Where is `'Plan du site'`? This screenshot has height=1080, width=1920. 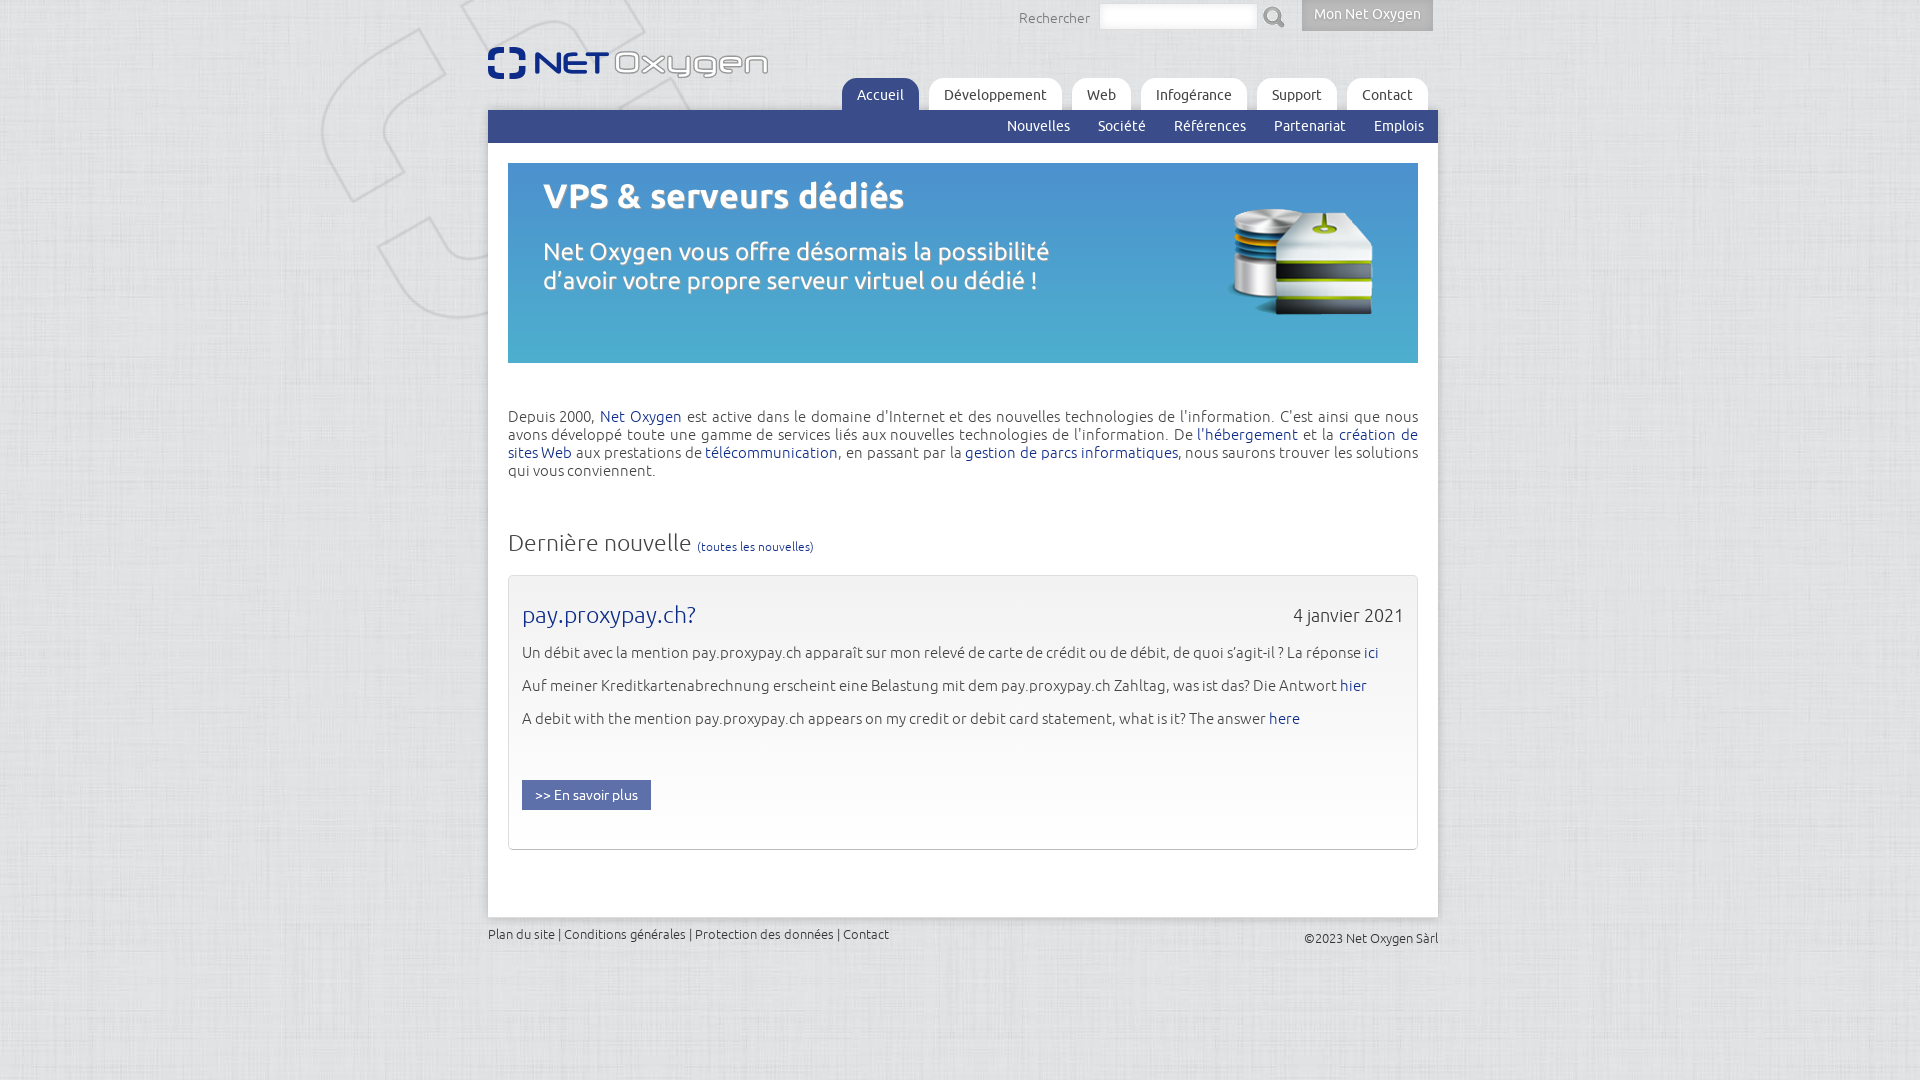 'Plan du site' is located at coordinates (488, 933).